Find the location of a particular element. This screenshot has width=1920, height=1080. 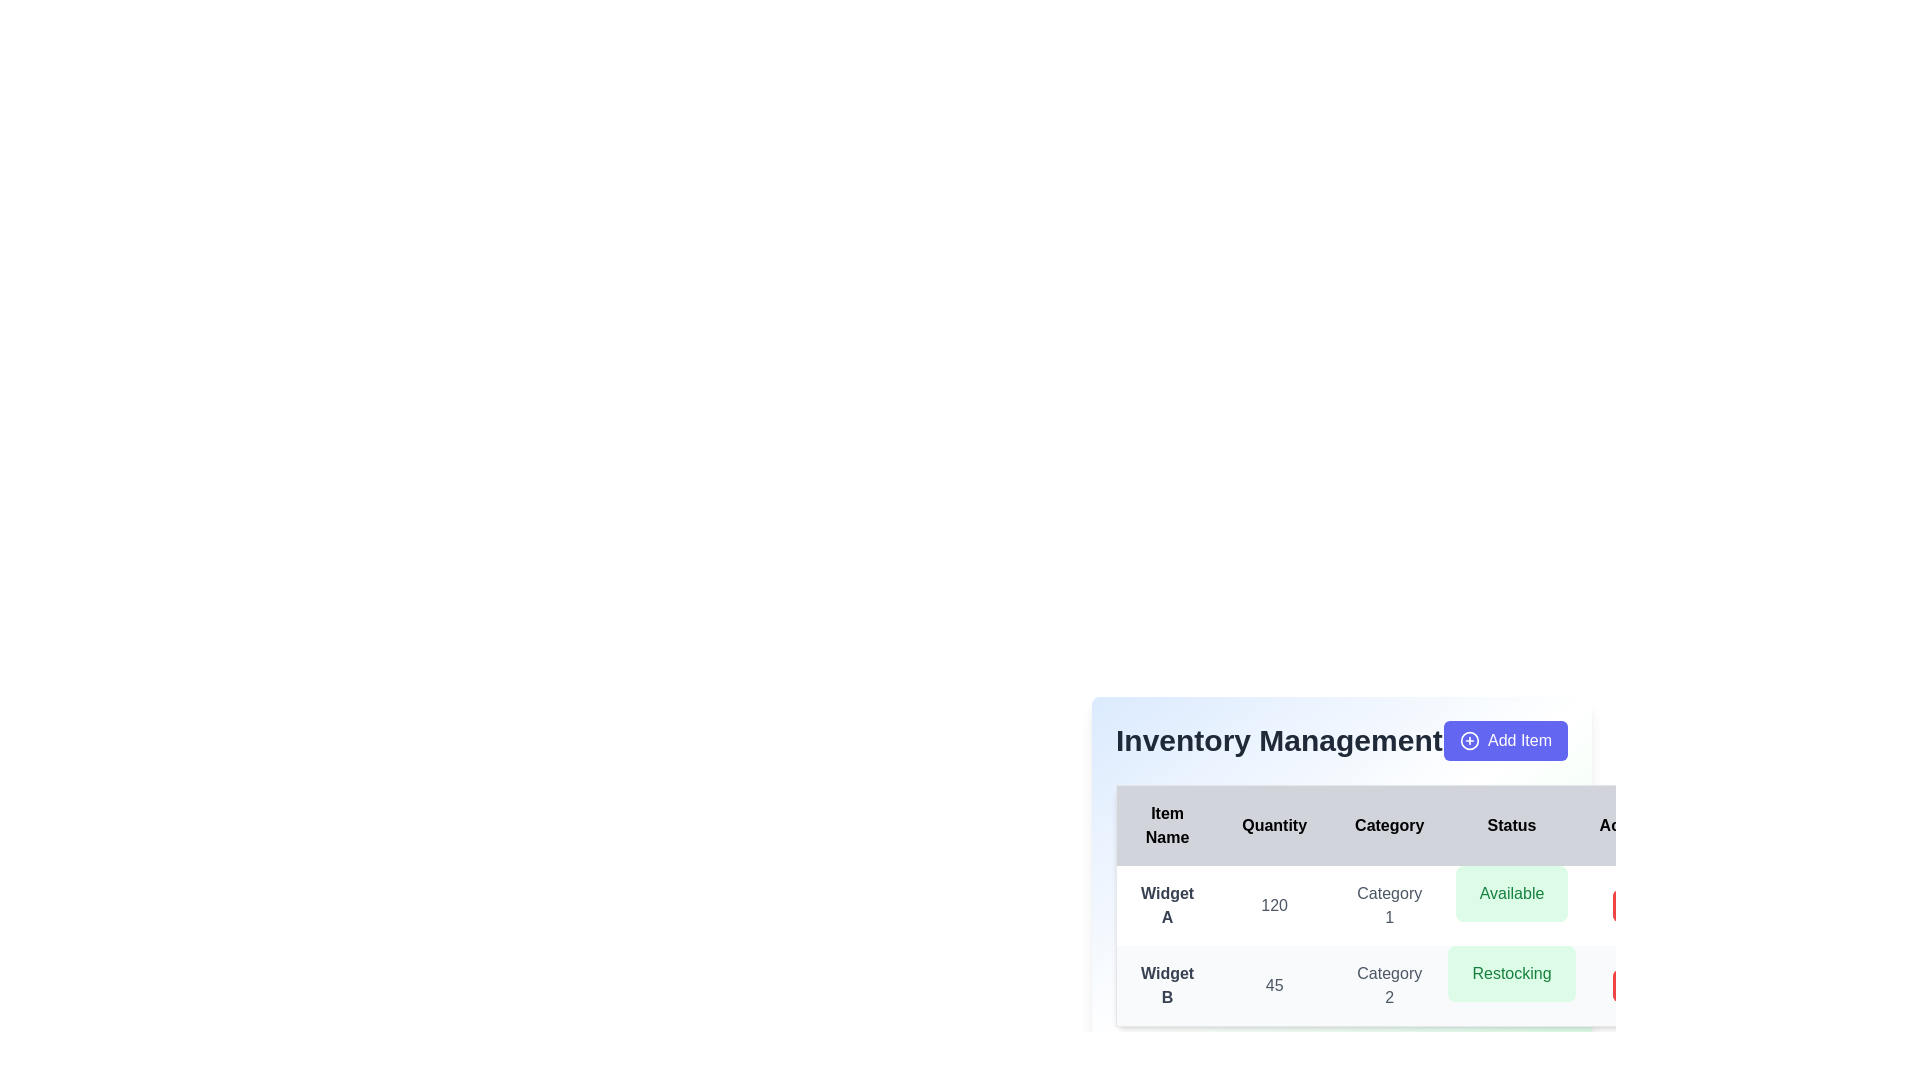

the 'Category 2' text label in the third column of the second row of the table indicating 'Widget B' is located at coordinates (1388, 985).